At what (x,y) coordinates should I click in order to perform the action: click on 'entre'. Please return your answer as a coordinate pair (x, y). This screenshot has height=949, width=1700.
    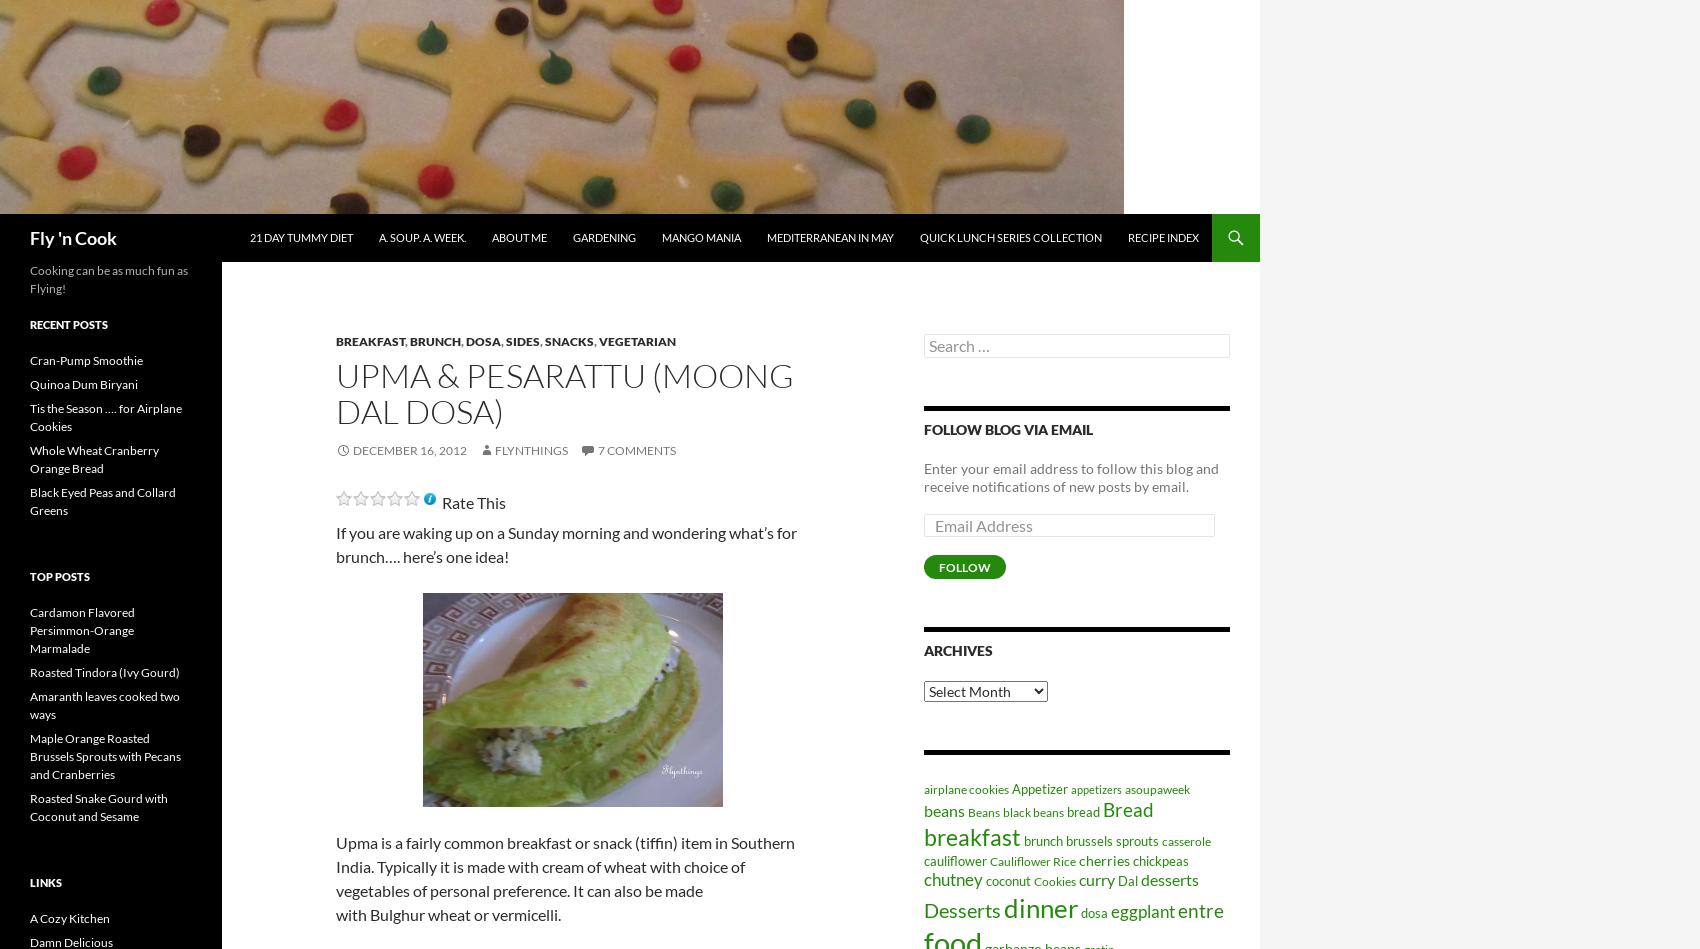
    Looking at the image, I should click on (1176, 908).